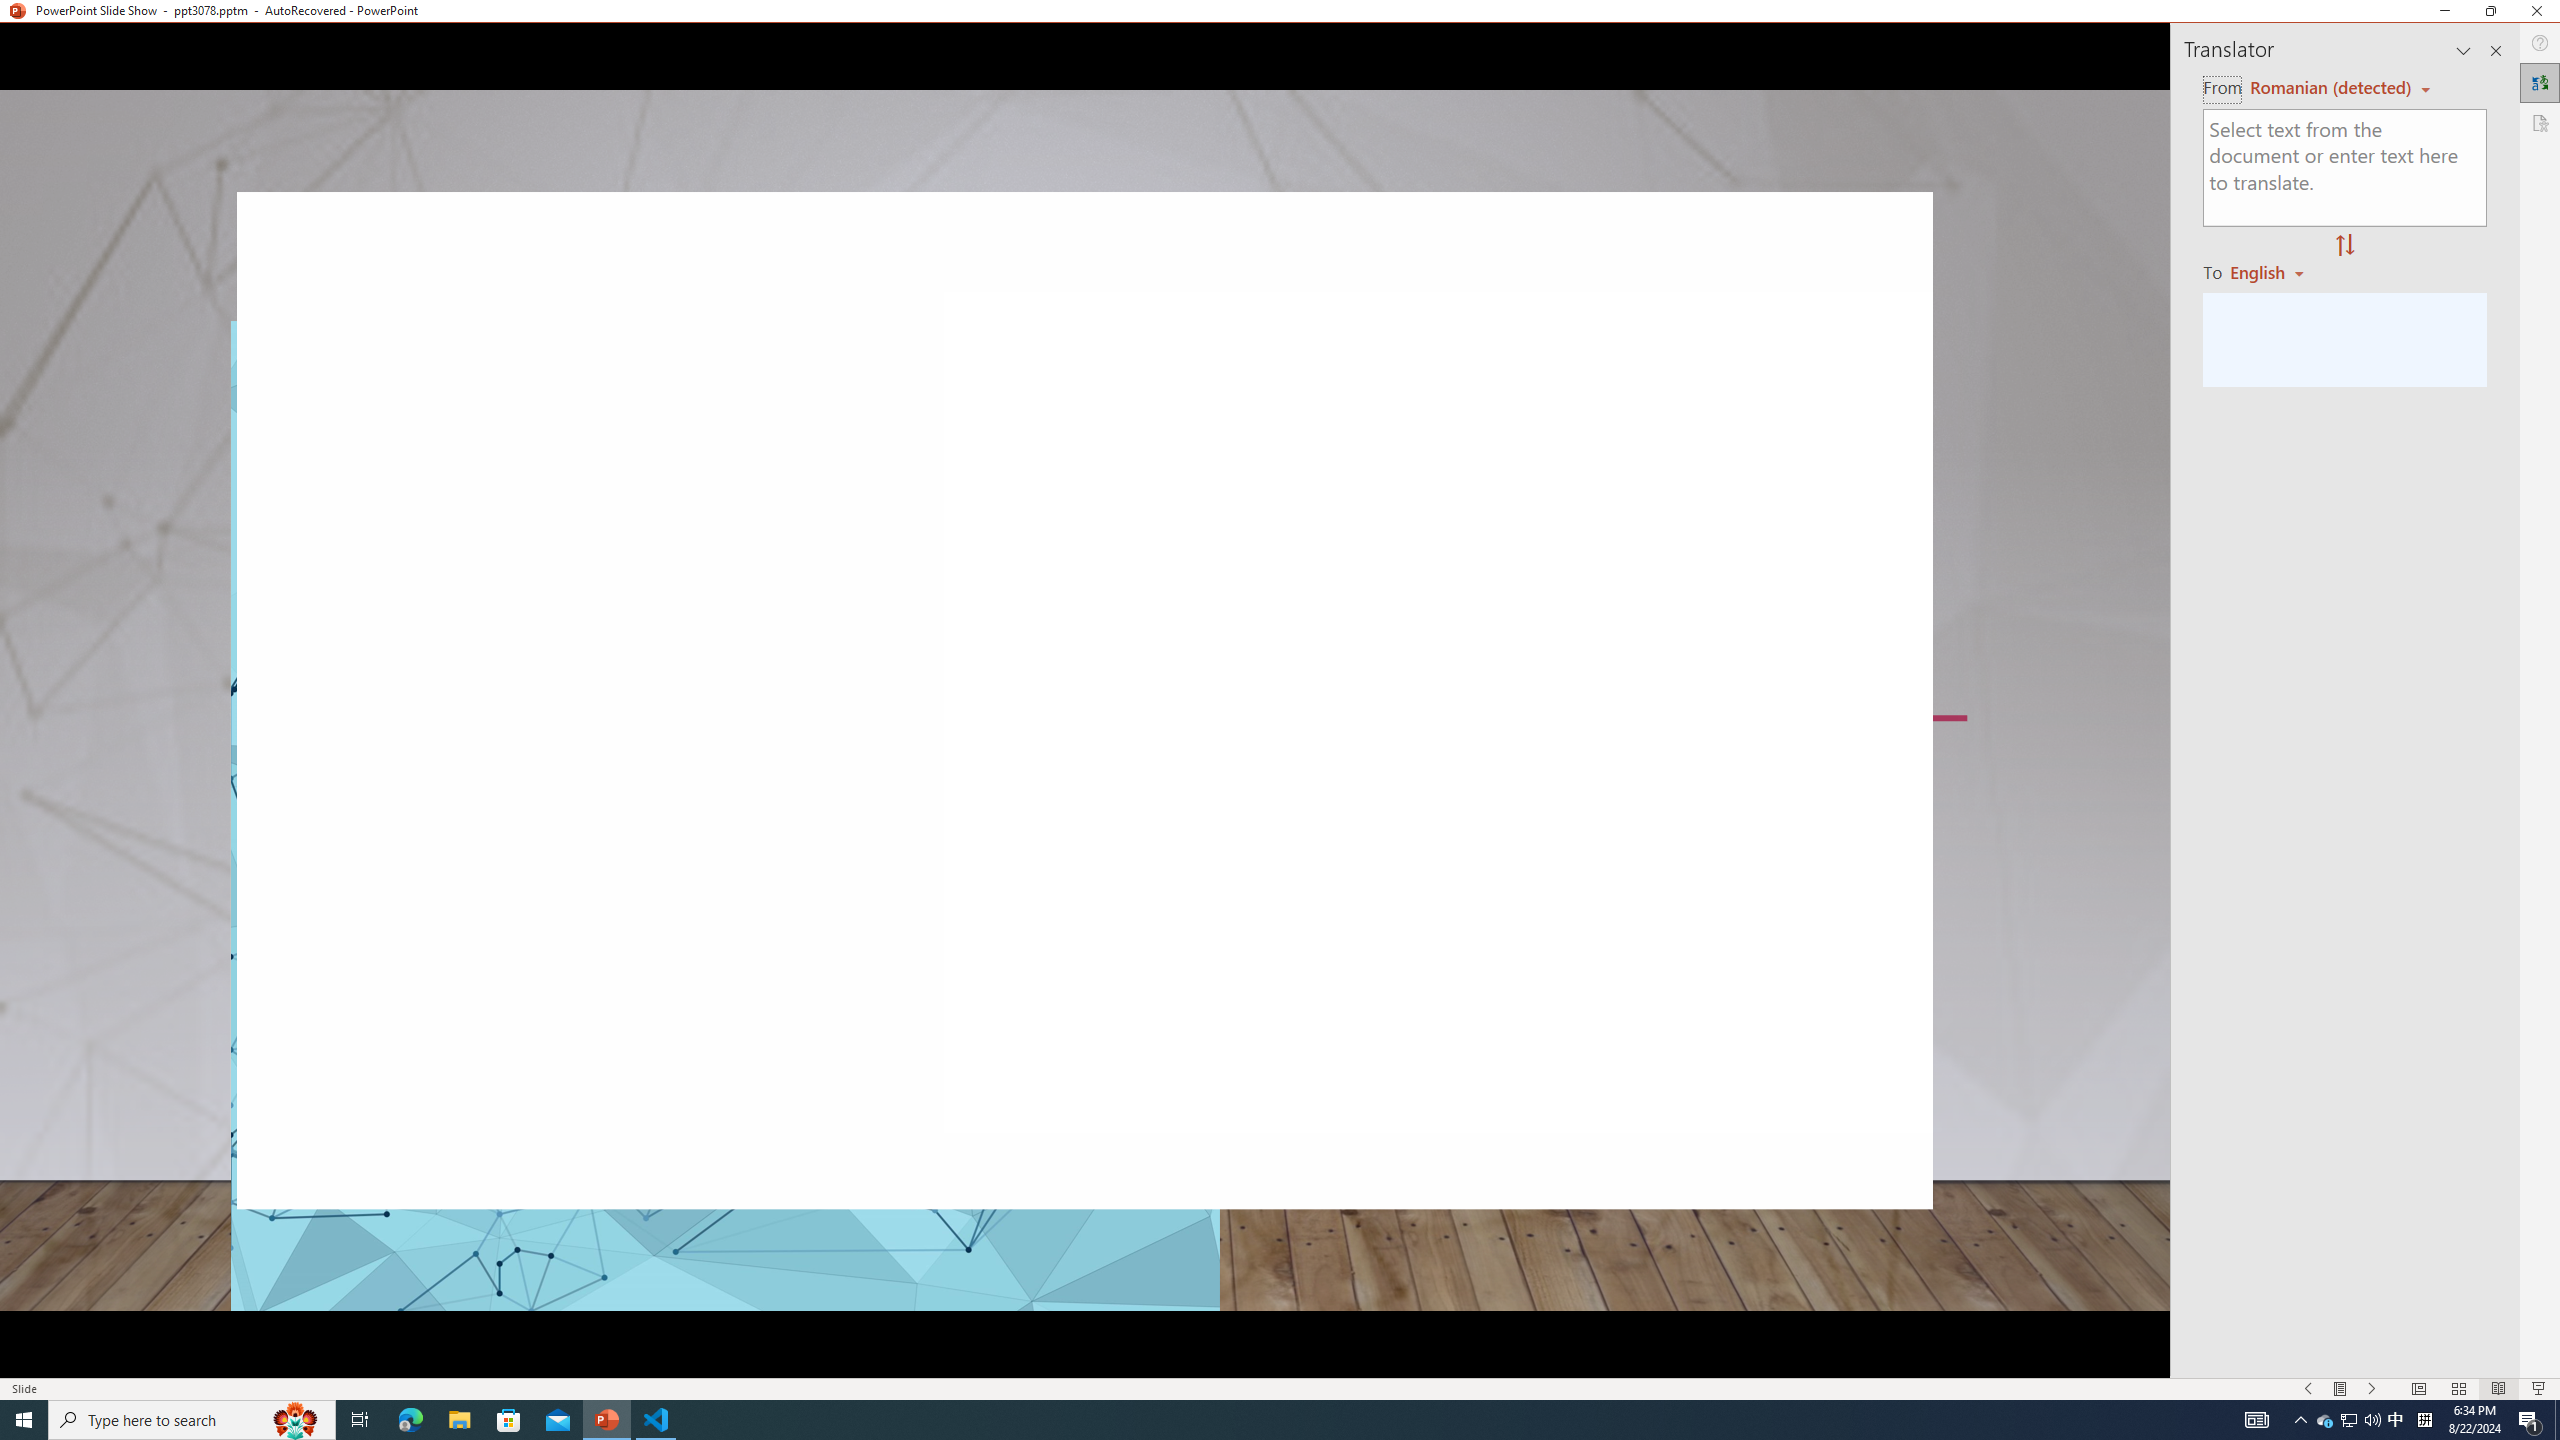 Image resolution: width=2560 pixels, height=1440 pixels. I want to click on 'Menu On', so click(2340, 1389).